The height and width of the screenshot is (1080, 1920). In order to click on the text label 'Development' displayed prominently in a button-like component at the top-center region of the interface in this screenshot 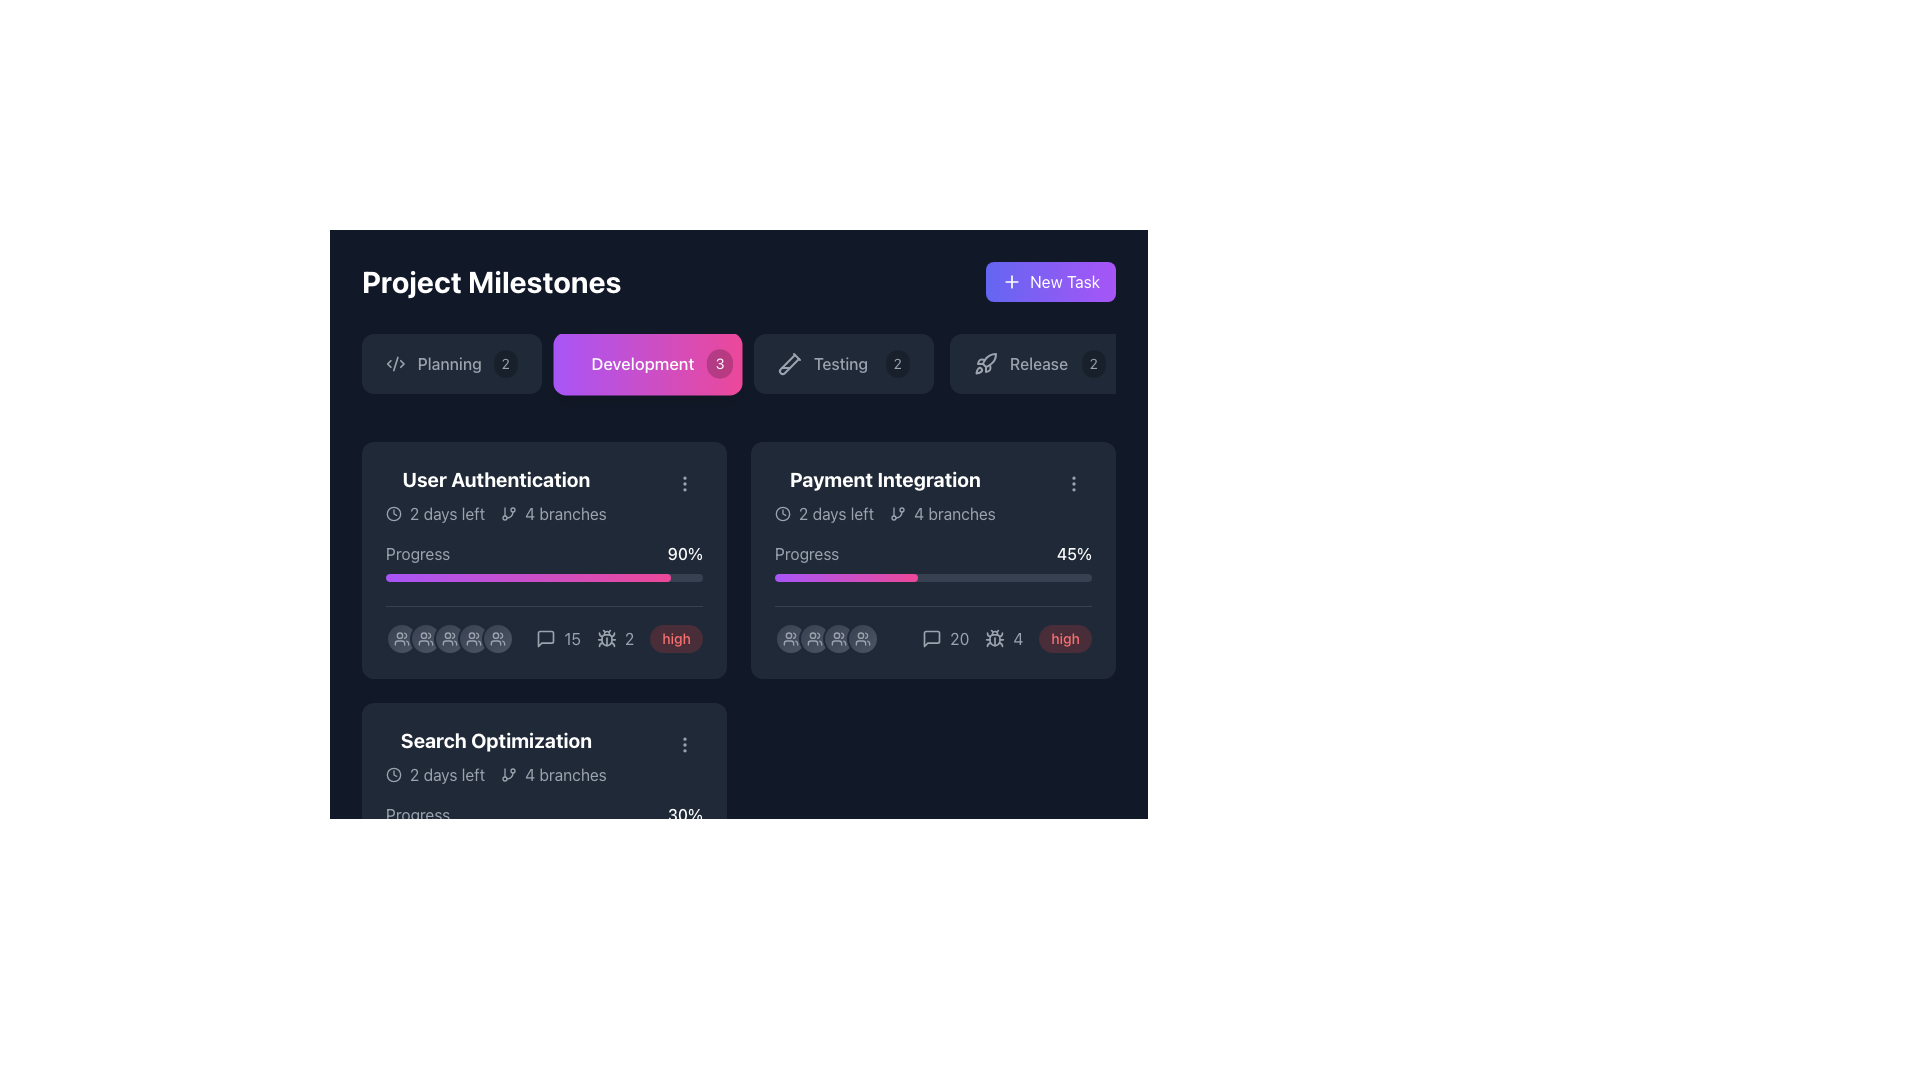, I will do `click(642, 363)`.